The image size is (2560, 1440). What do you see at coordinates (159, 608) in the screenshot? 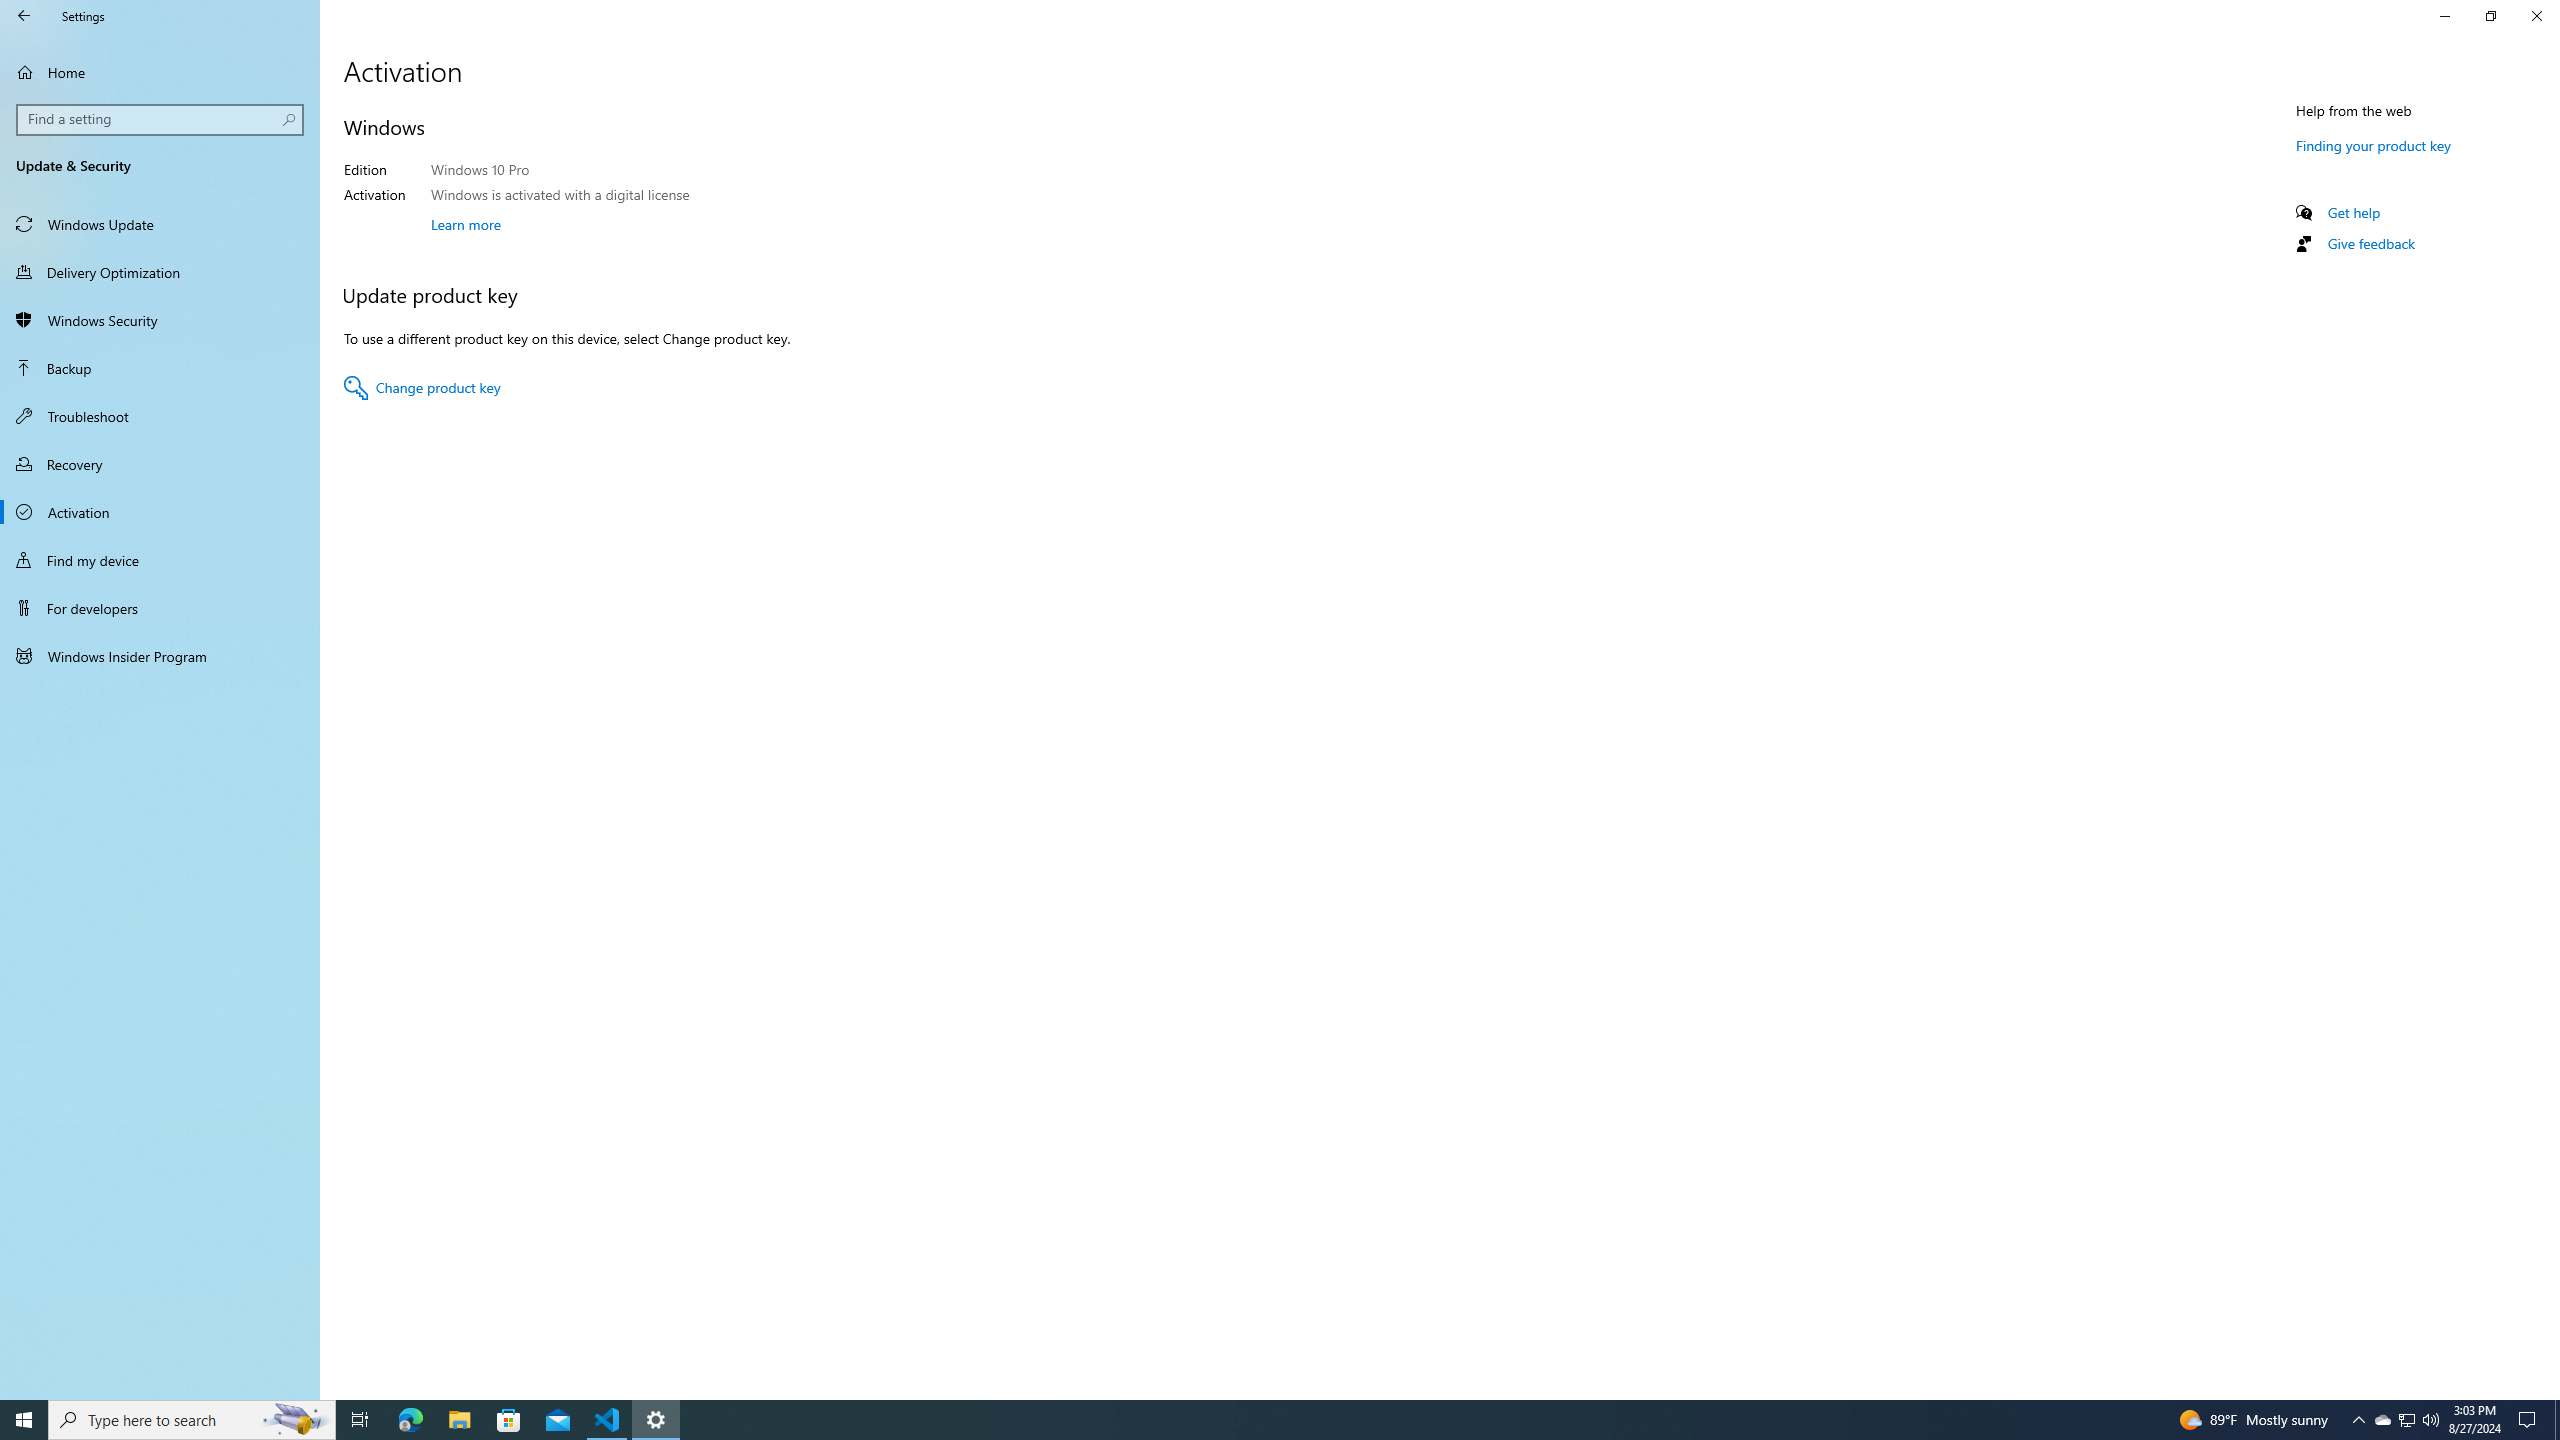
I see `'For developers'` at bounding box center [159, 608].